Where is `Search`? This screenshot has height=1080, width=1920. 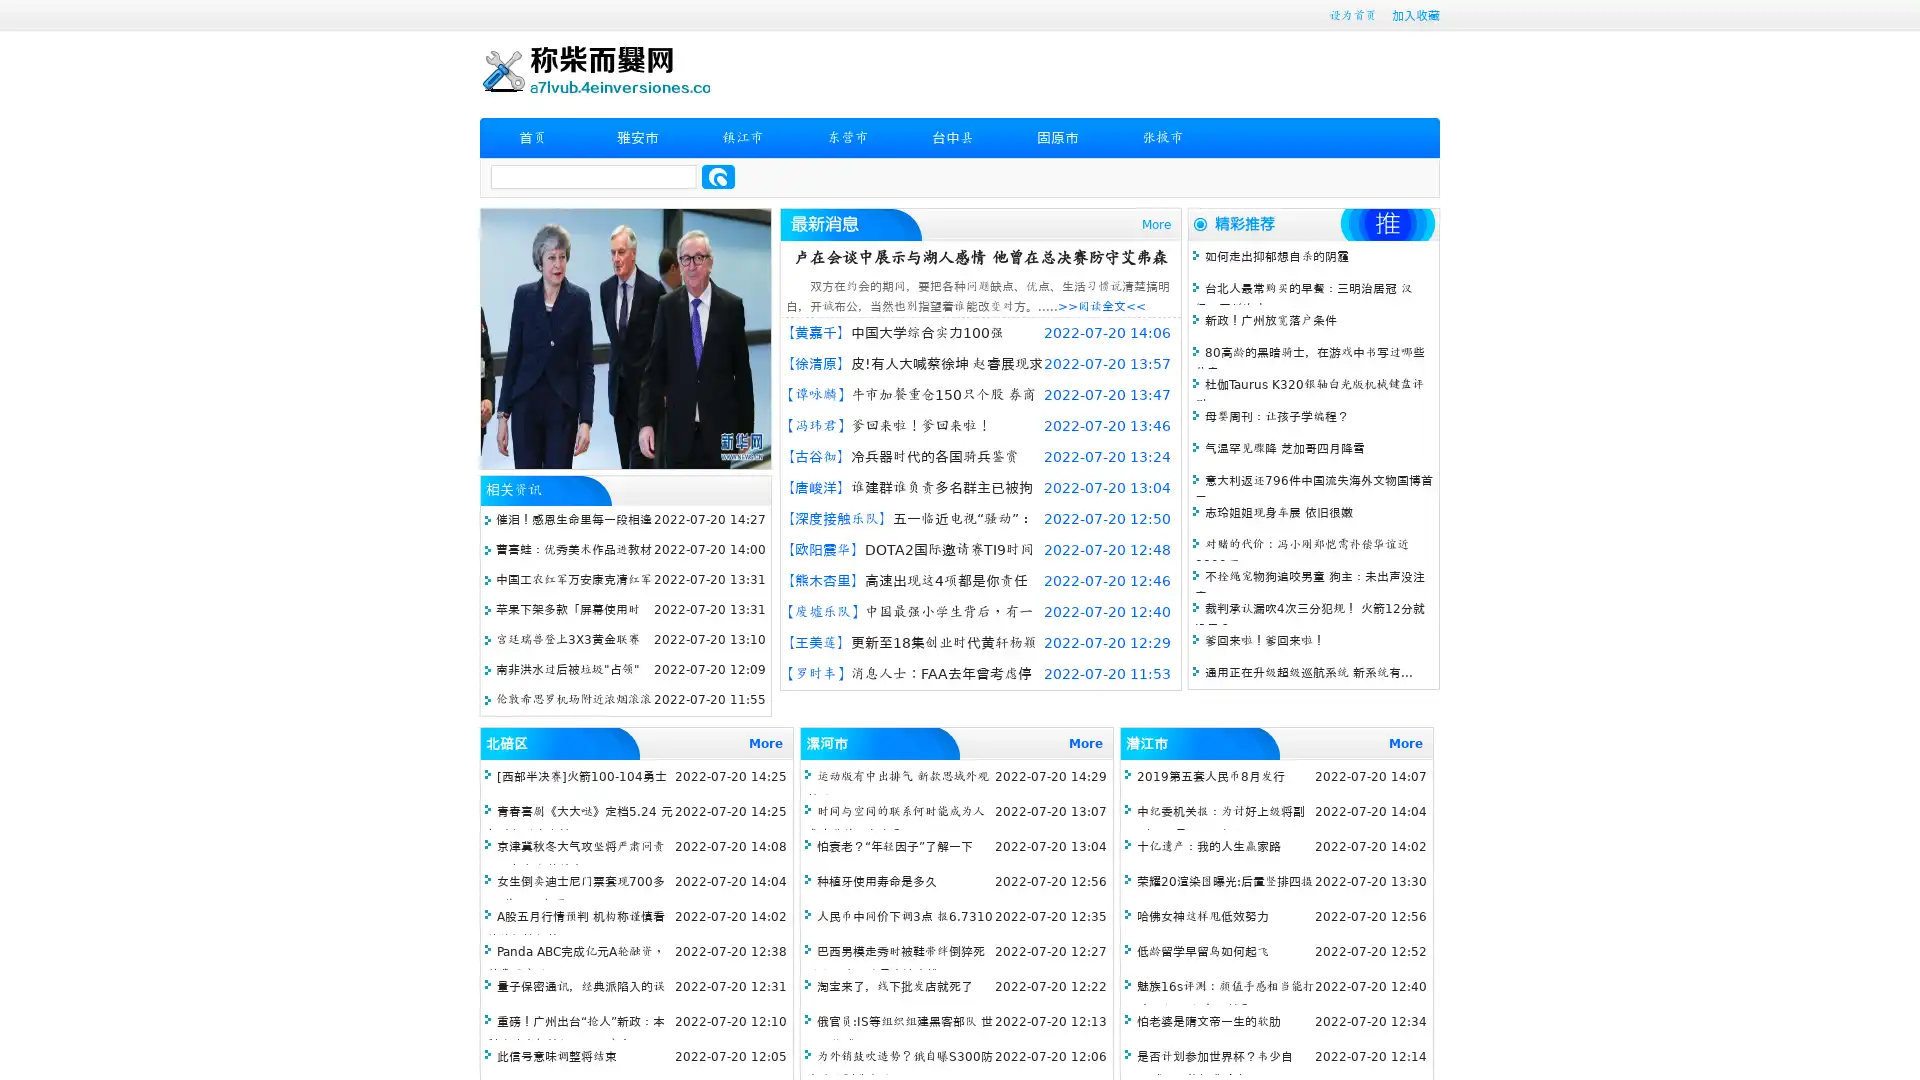
Search is located at coordinates (718, 176).